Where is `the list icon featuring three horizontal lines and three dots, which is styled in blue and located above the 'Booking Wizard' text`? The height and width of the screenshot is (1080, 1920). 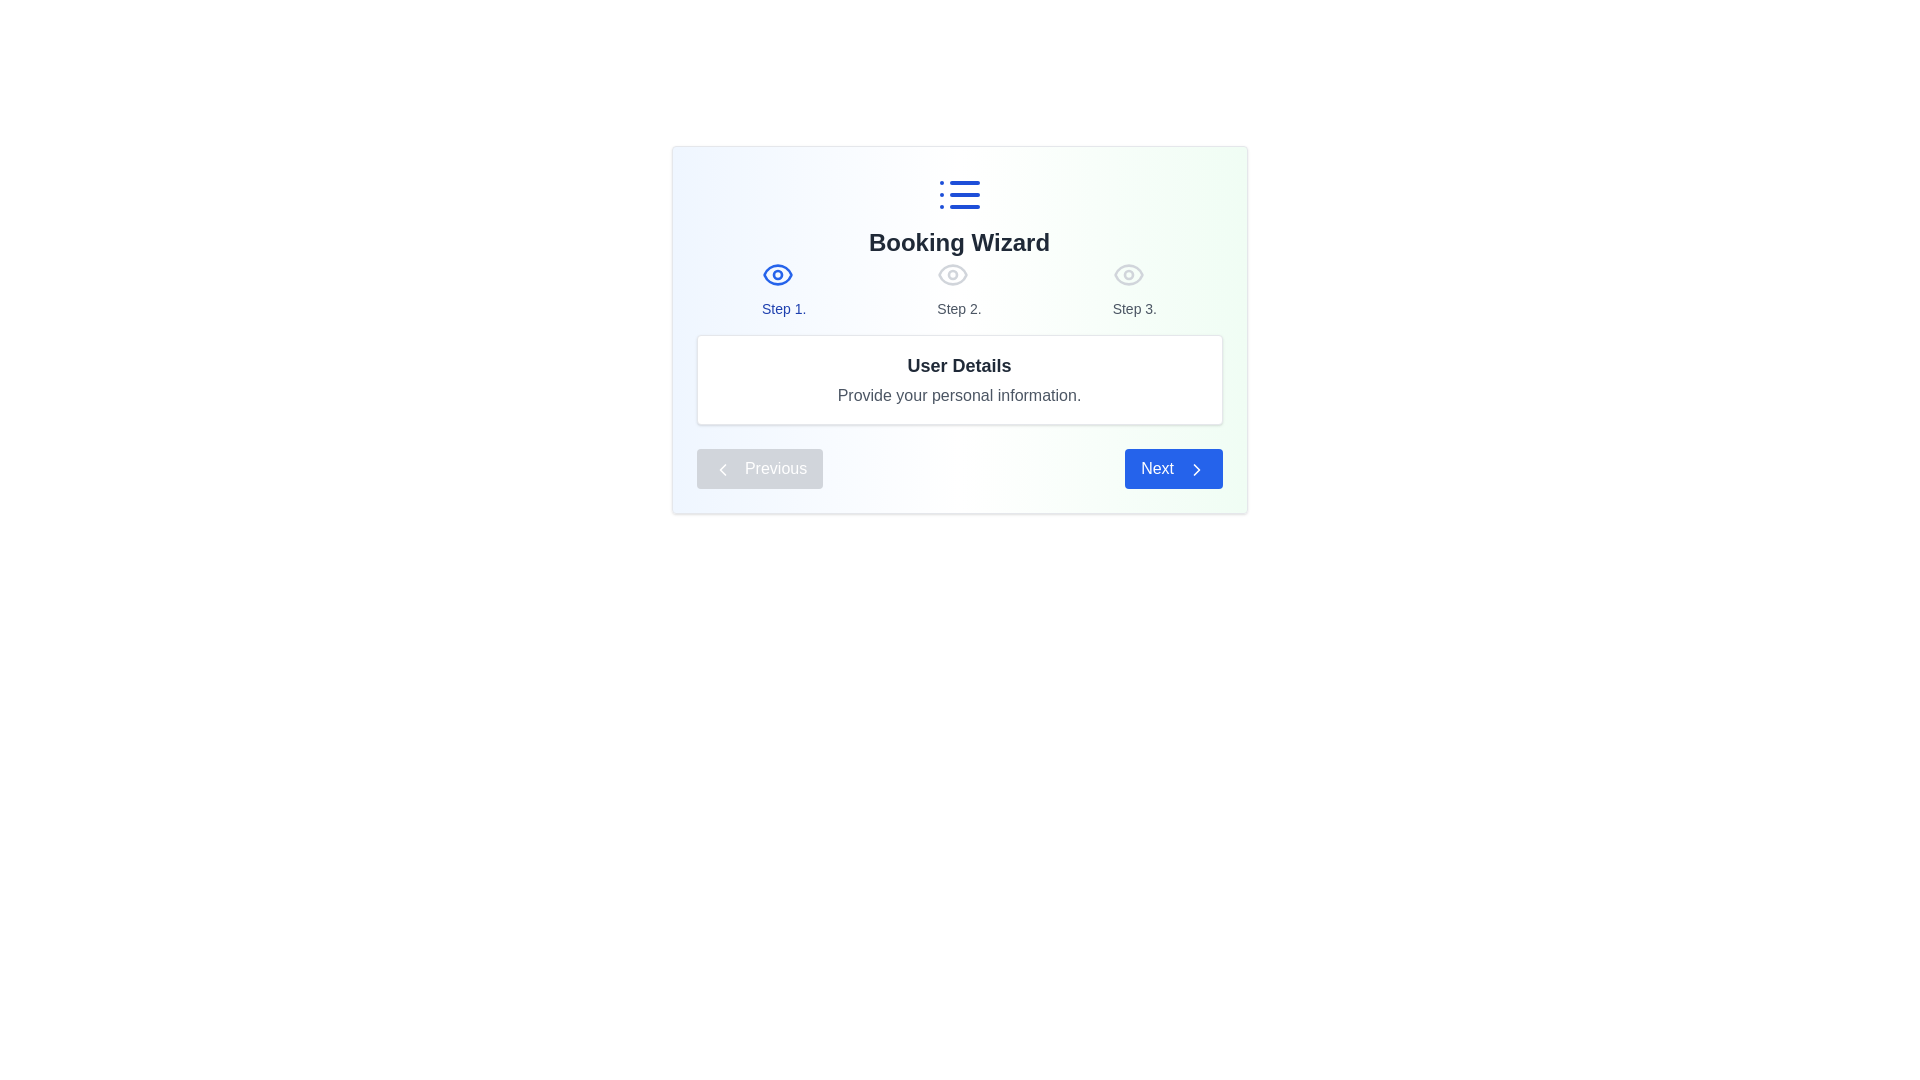 the list icon featuring three horizontal lines and three dots, which is styled in blue and located above the 'Booking Wizard' text is located at coordinates (958, 195).